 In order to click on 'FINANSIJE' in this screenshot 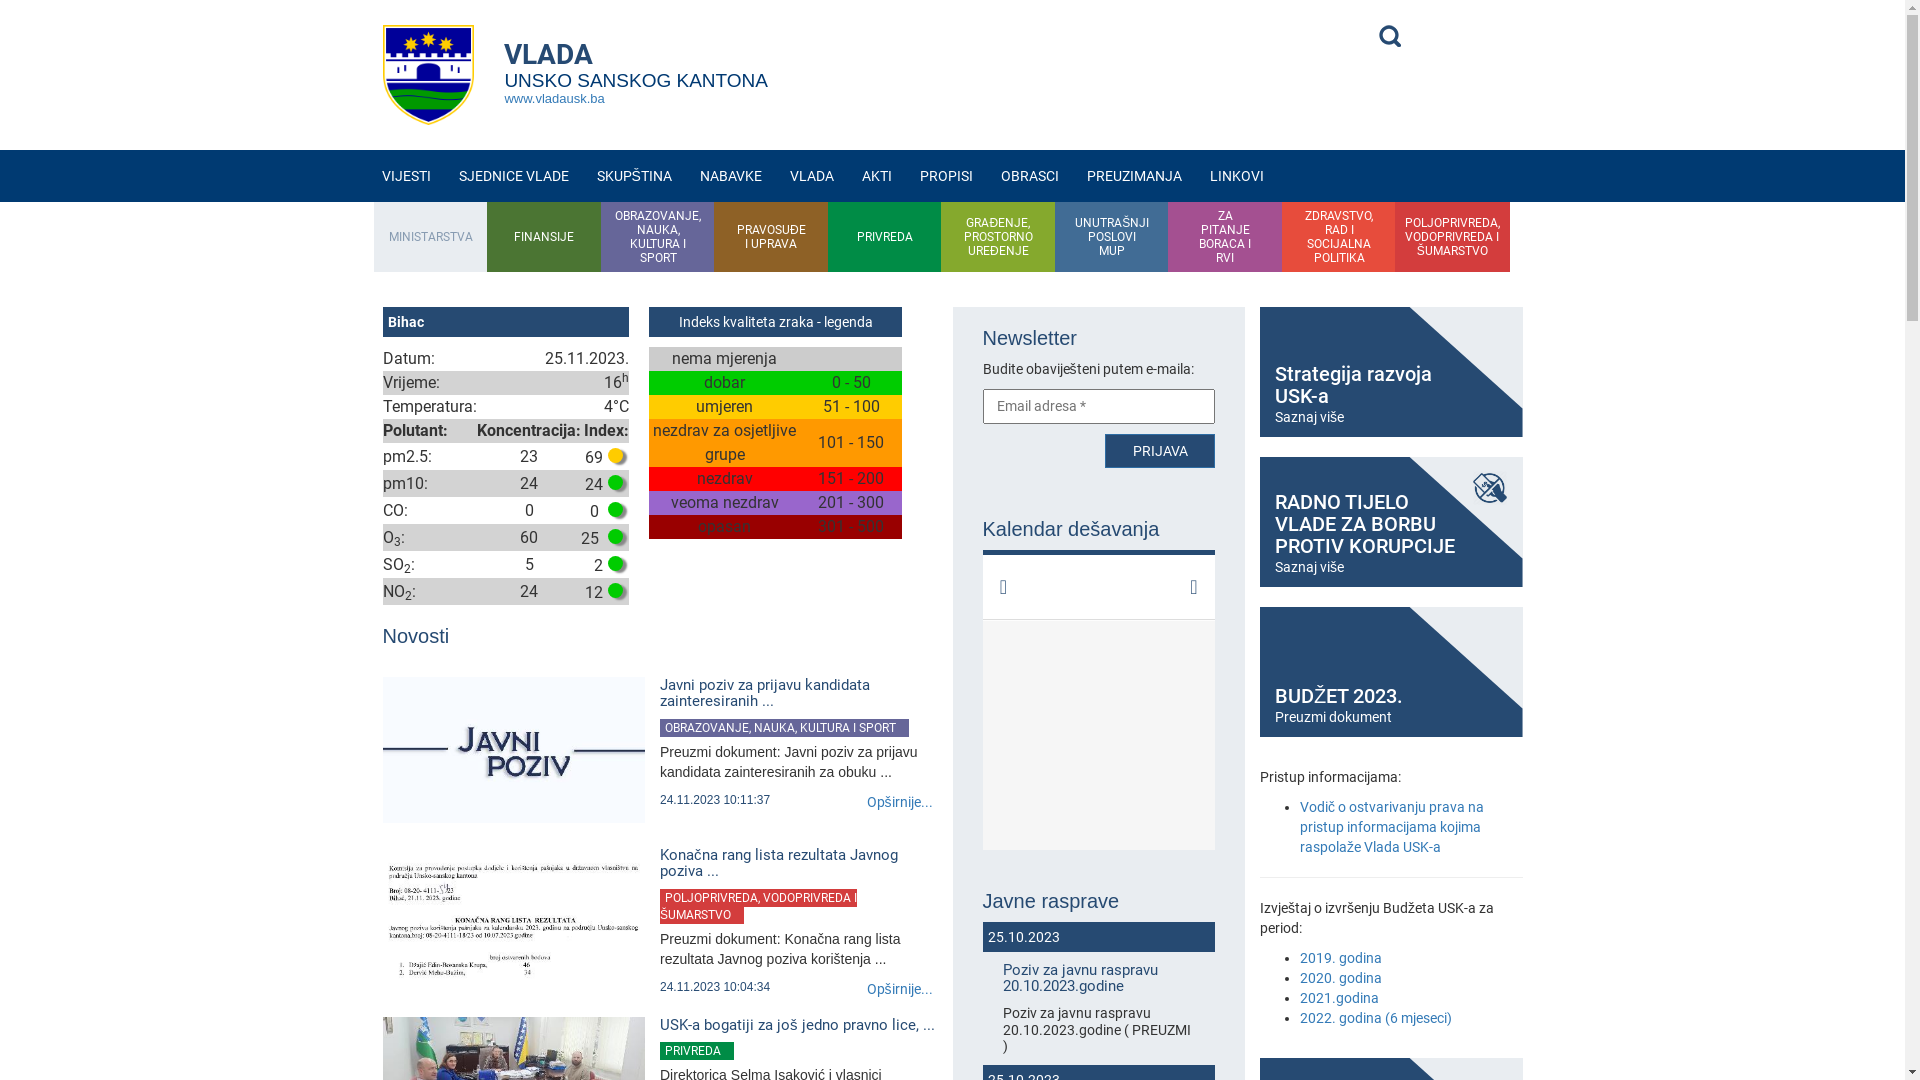, I will do `click(543, 235)`.